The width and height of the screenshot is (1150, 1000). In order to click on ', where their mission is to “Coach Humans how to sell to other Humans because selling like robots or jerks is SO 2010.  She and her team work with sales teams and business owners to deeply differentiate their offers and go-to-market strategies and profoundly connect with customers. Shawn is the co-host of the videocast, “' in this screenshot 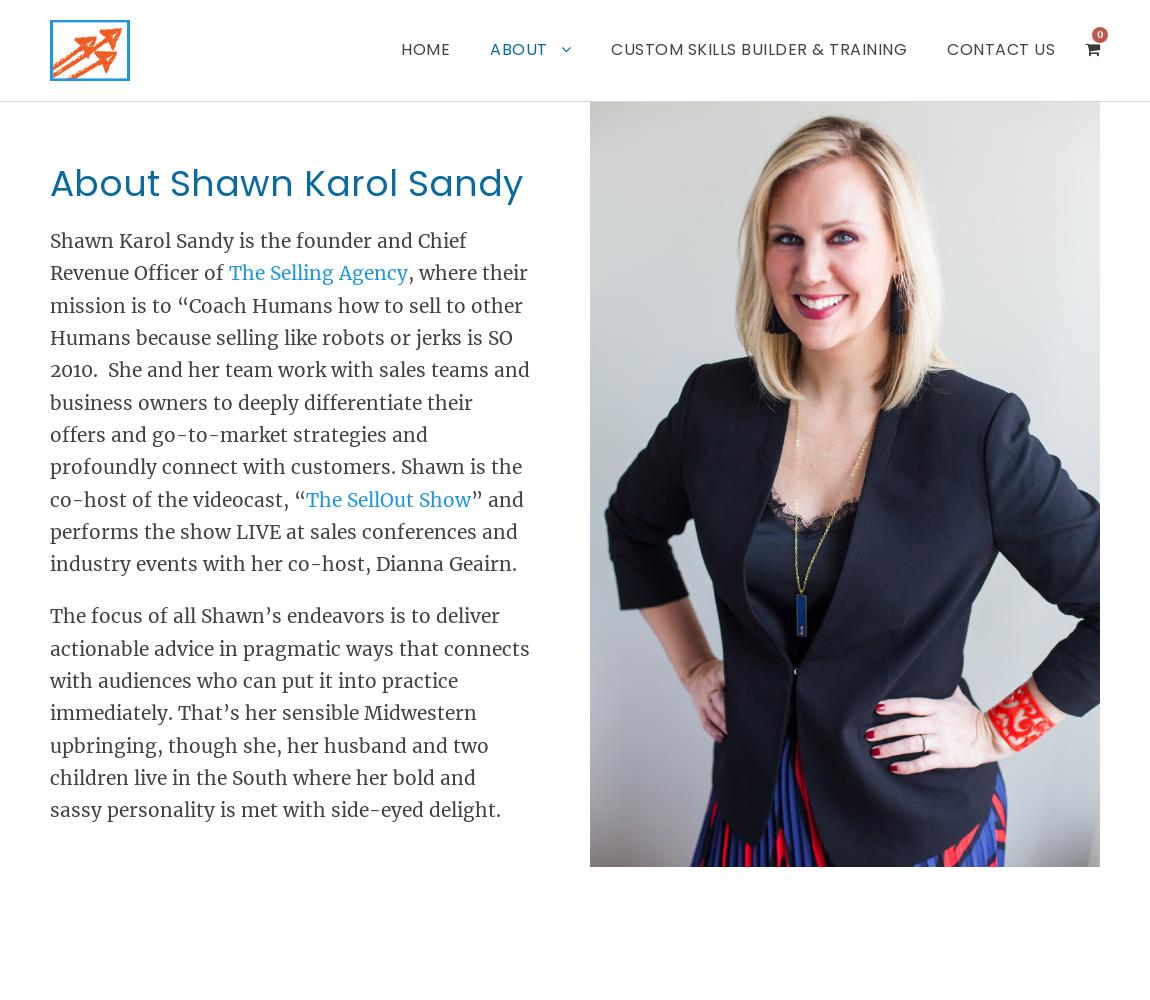, I will do `click(290, 386)`.